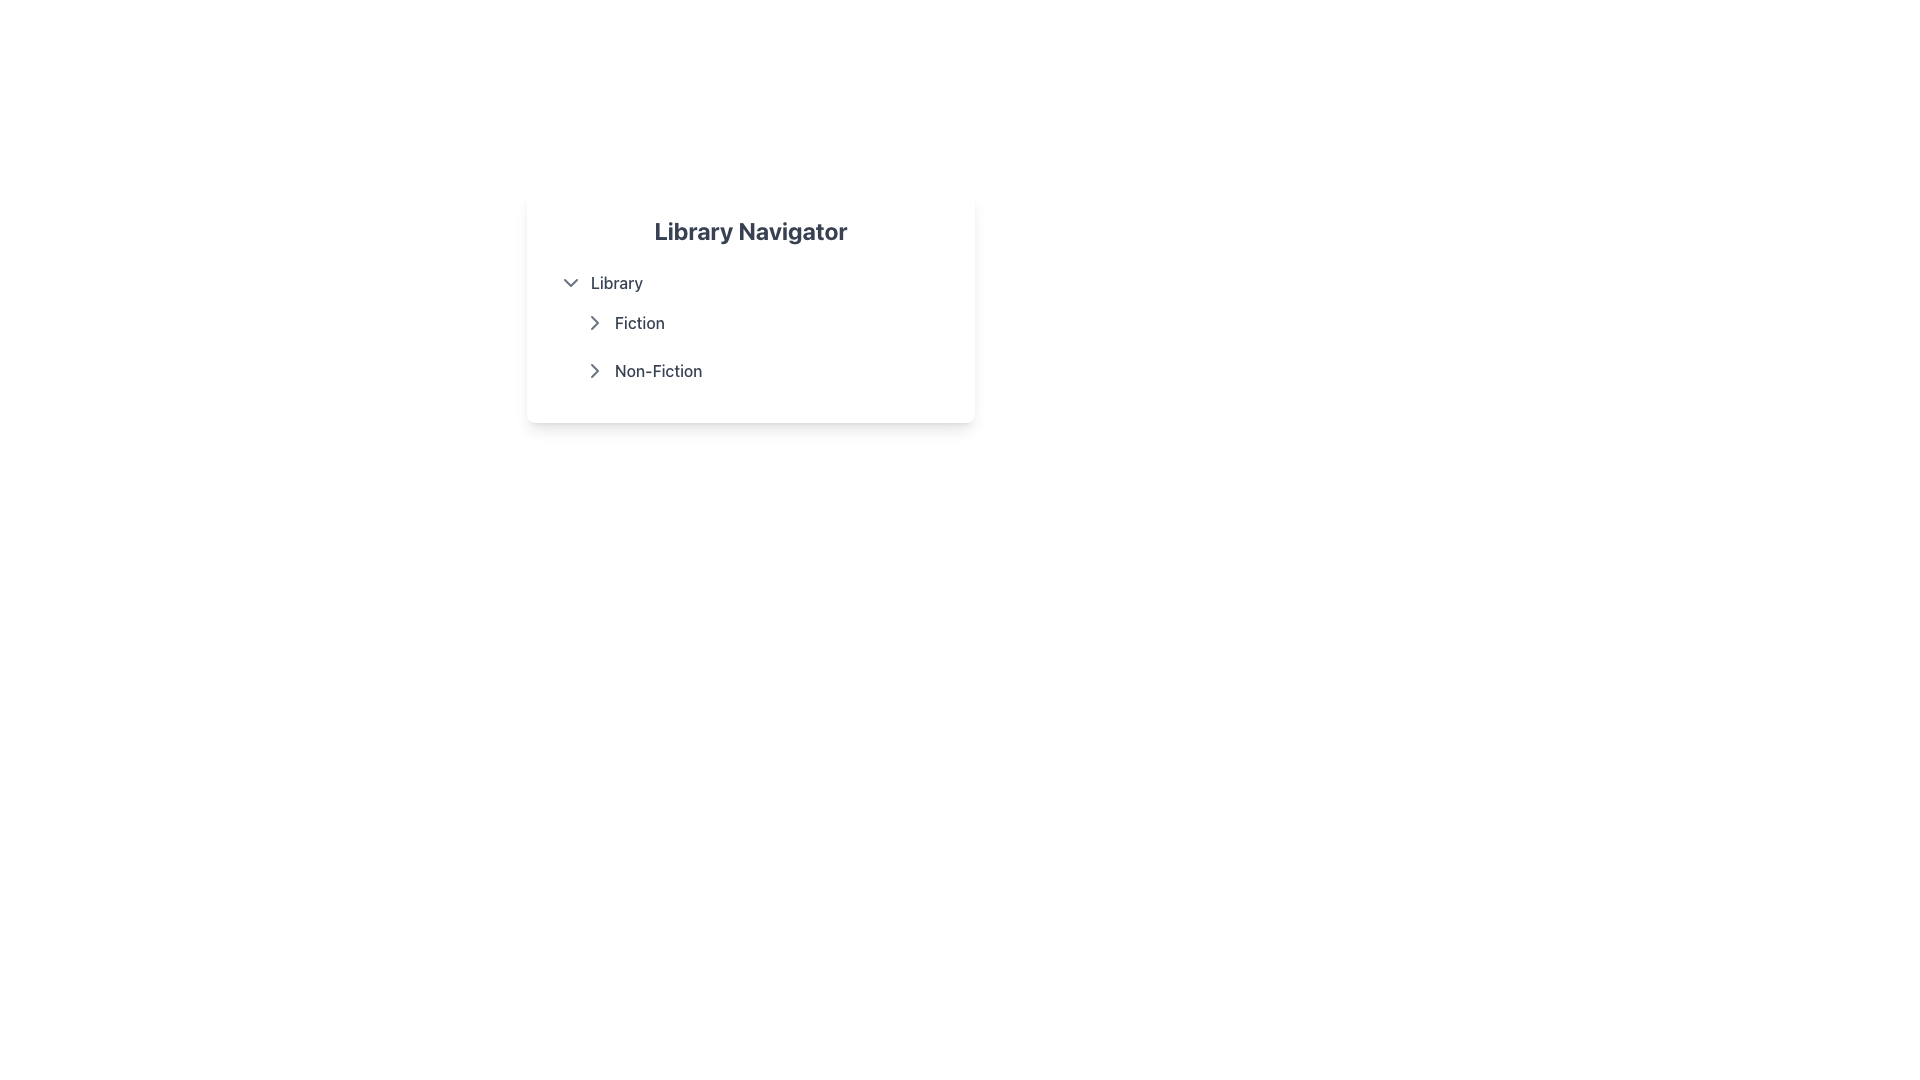  What do you see at coordinates (594, 370) in the screenshot?
I see `the right-facing chevron icon styled with gray color, which precedes the 'Non-Fiction' label in the vertical navigation menu` at bounding box center [594, 370].